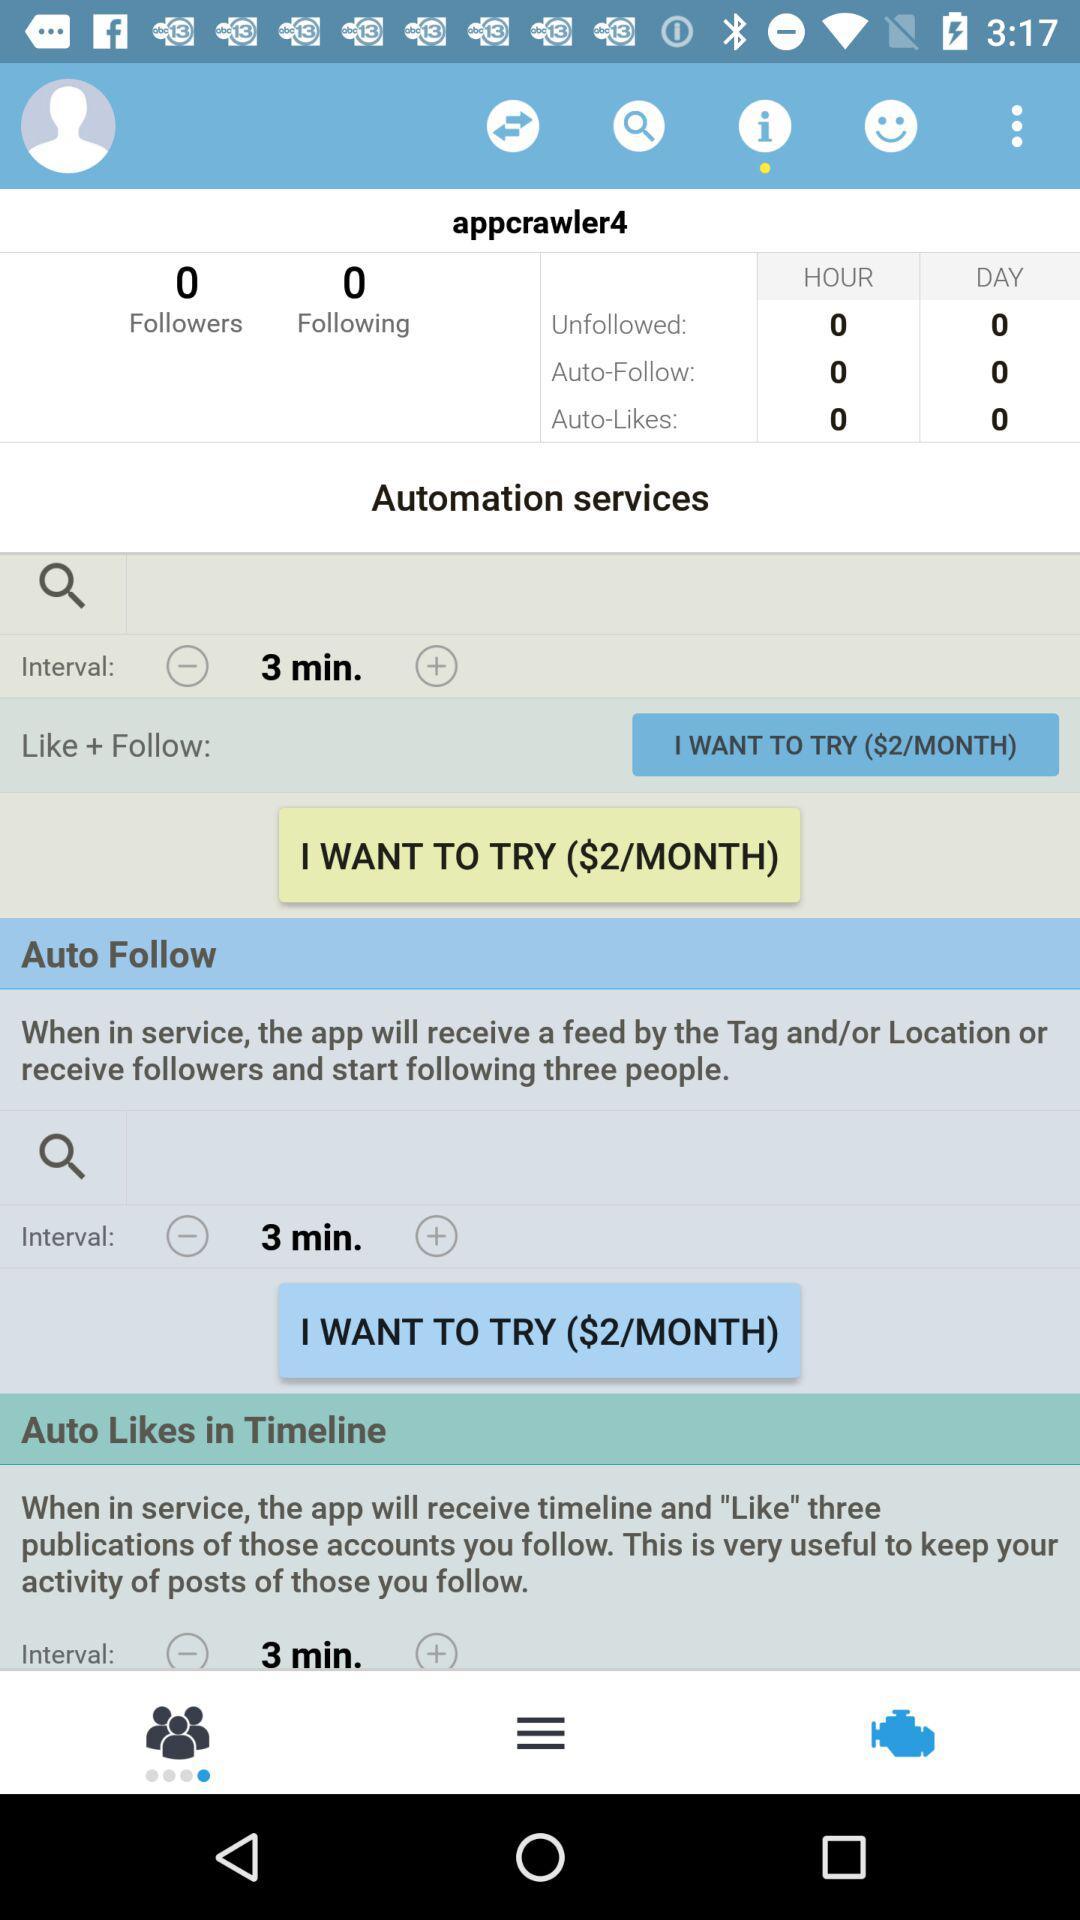 This screenshot has height=1920, width=1080. What do you see at coordinates (61, 593) in the screenshot?
I see `search` at bounding box center [61, 593].